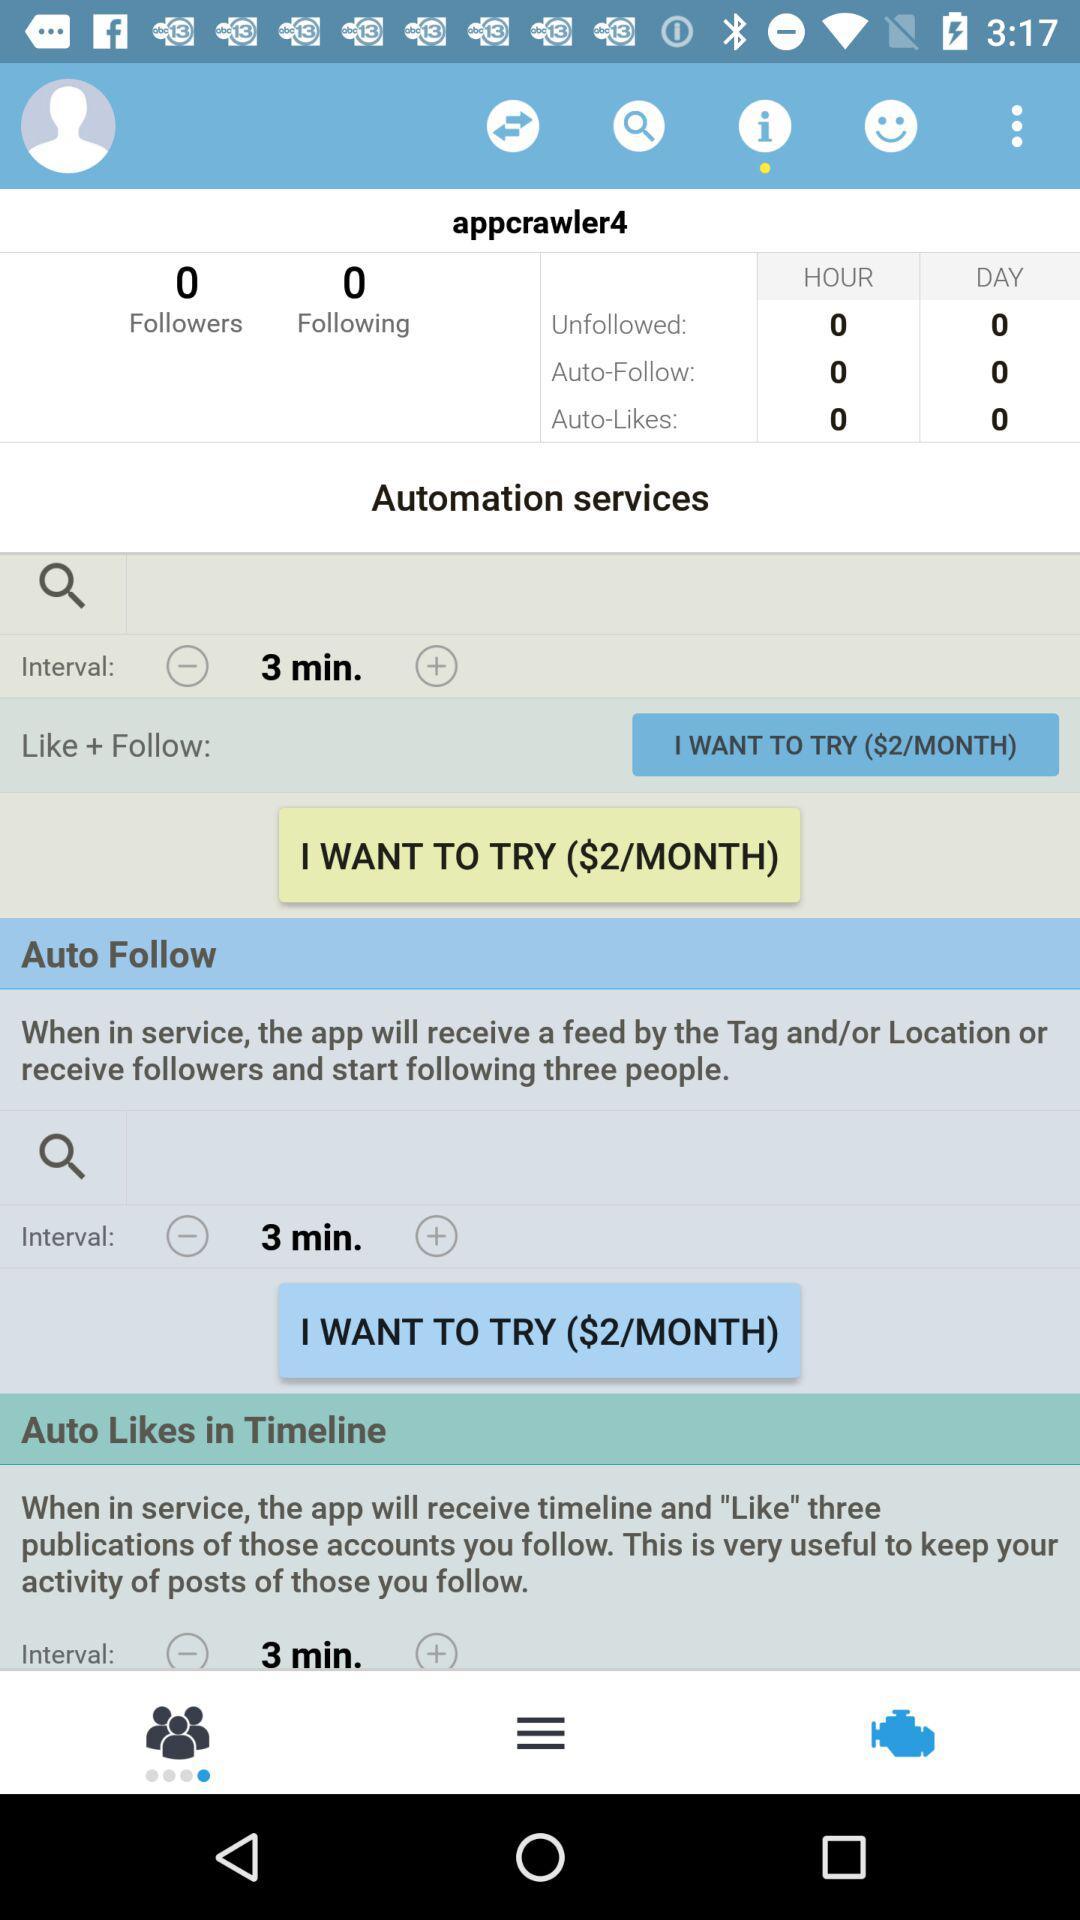 This screenshot has height=1920, width=1080. What do you see at coordinates (61, 593) in the screenshot?
I see `search` at bounding box center [61, 593].